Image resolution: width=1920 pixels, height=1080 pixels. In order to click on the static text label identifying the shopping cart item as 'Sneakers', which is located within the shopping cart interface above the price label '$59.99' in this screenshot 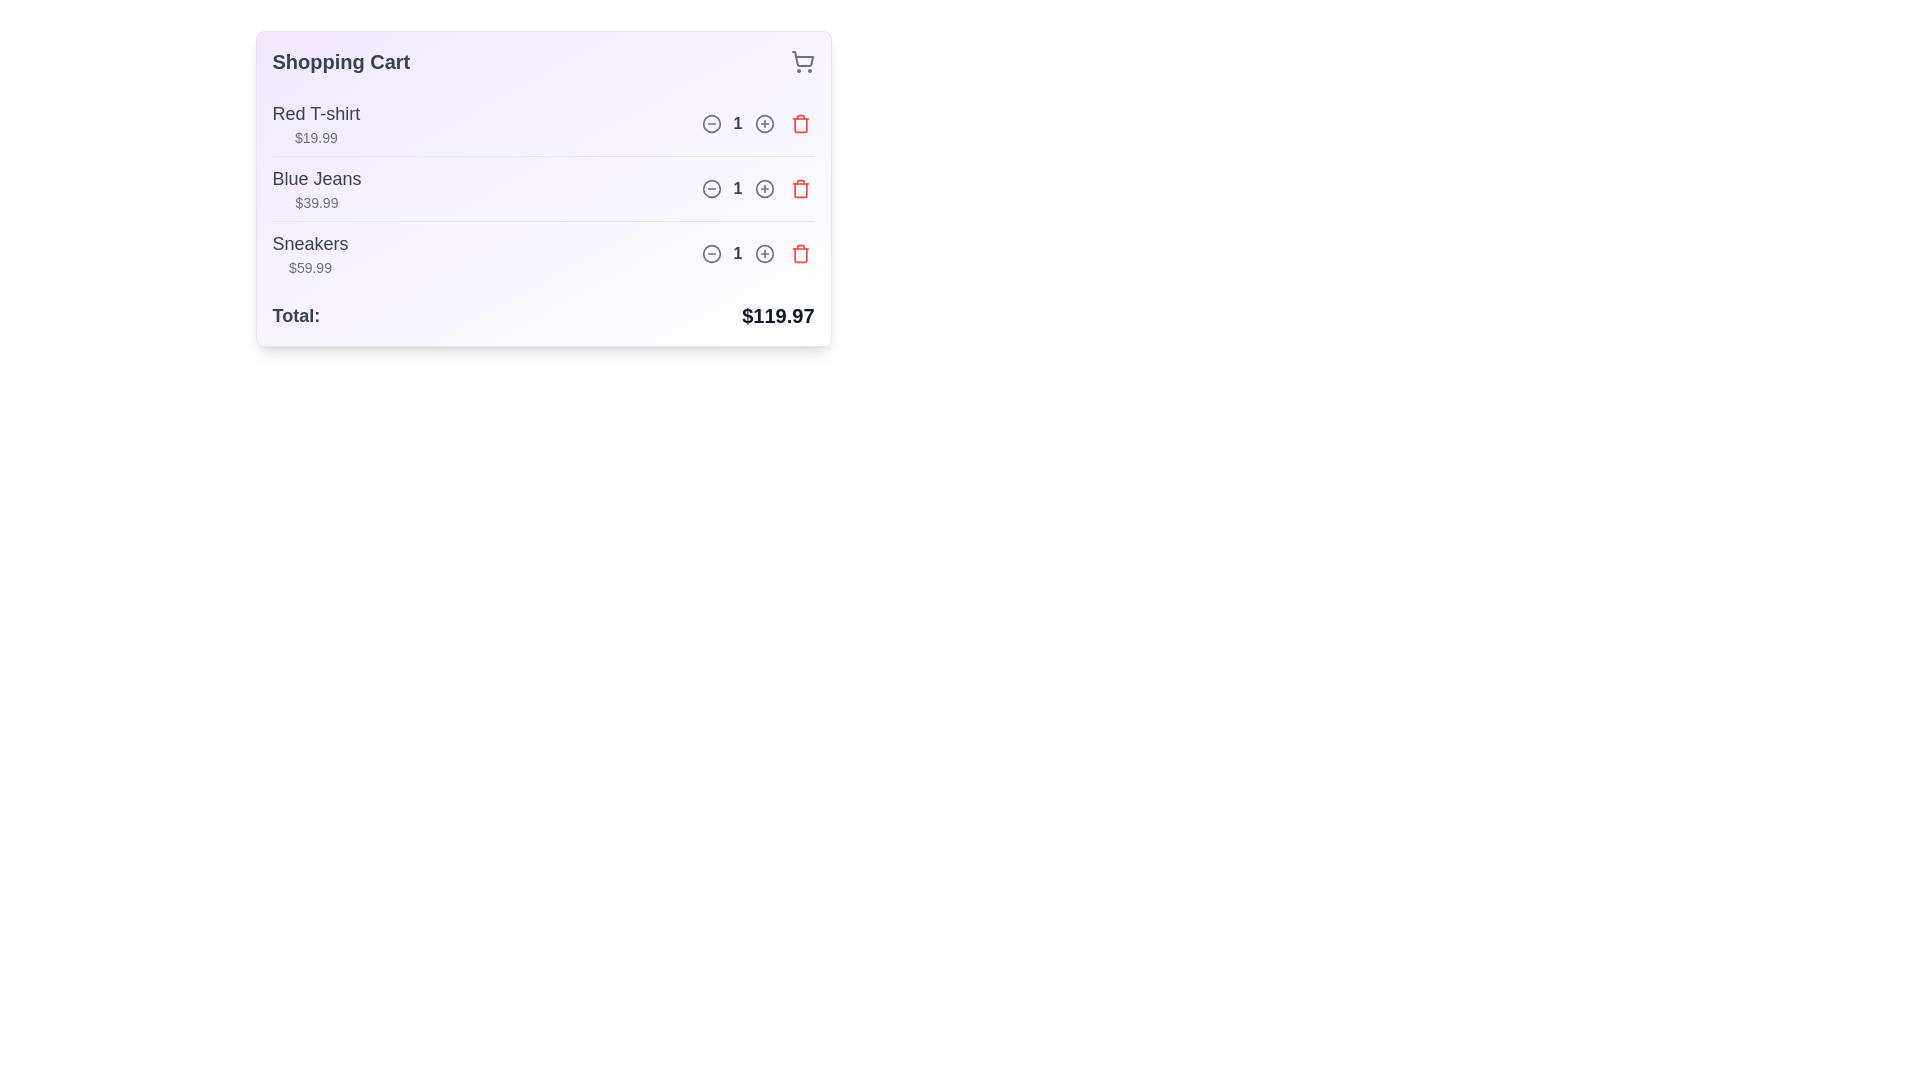, I will do `click(309, 242)`.